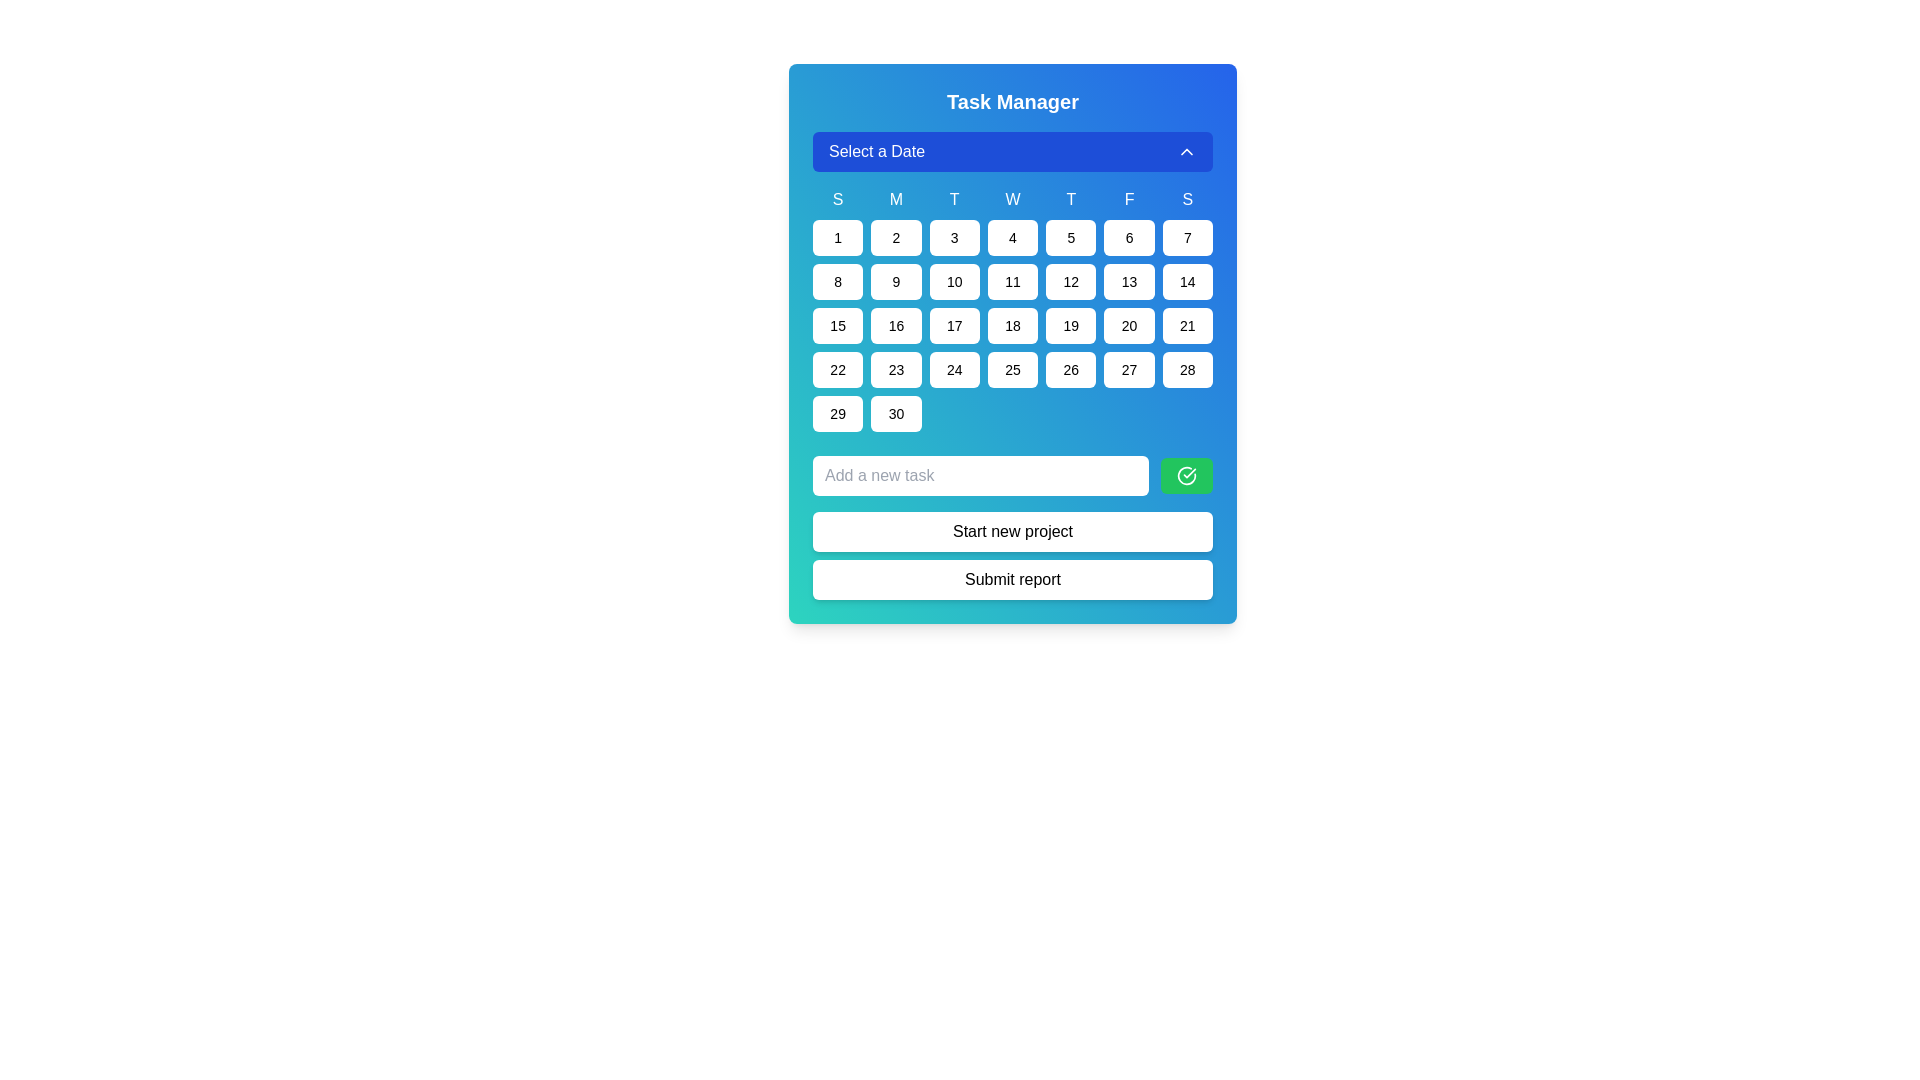  Describe the element at coordinates (895, 237) in the screenshot. I see `the button labeled '2', which is a rounded rectangle with a light background and dark text` at that location.